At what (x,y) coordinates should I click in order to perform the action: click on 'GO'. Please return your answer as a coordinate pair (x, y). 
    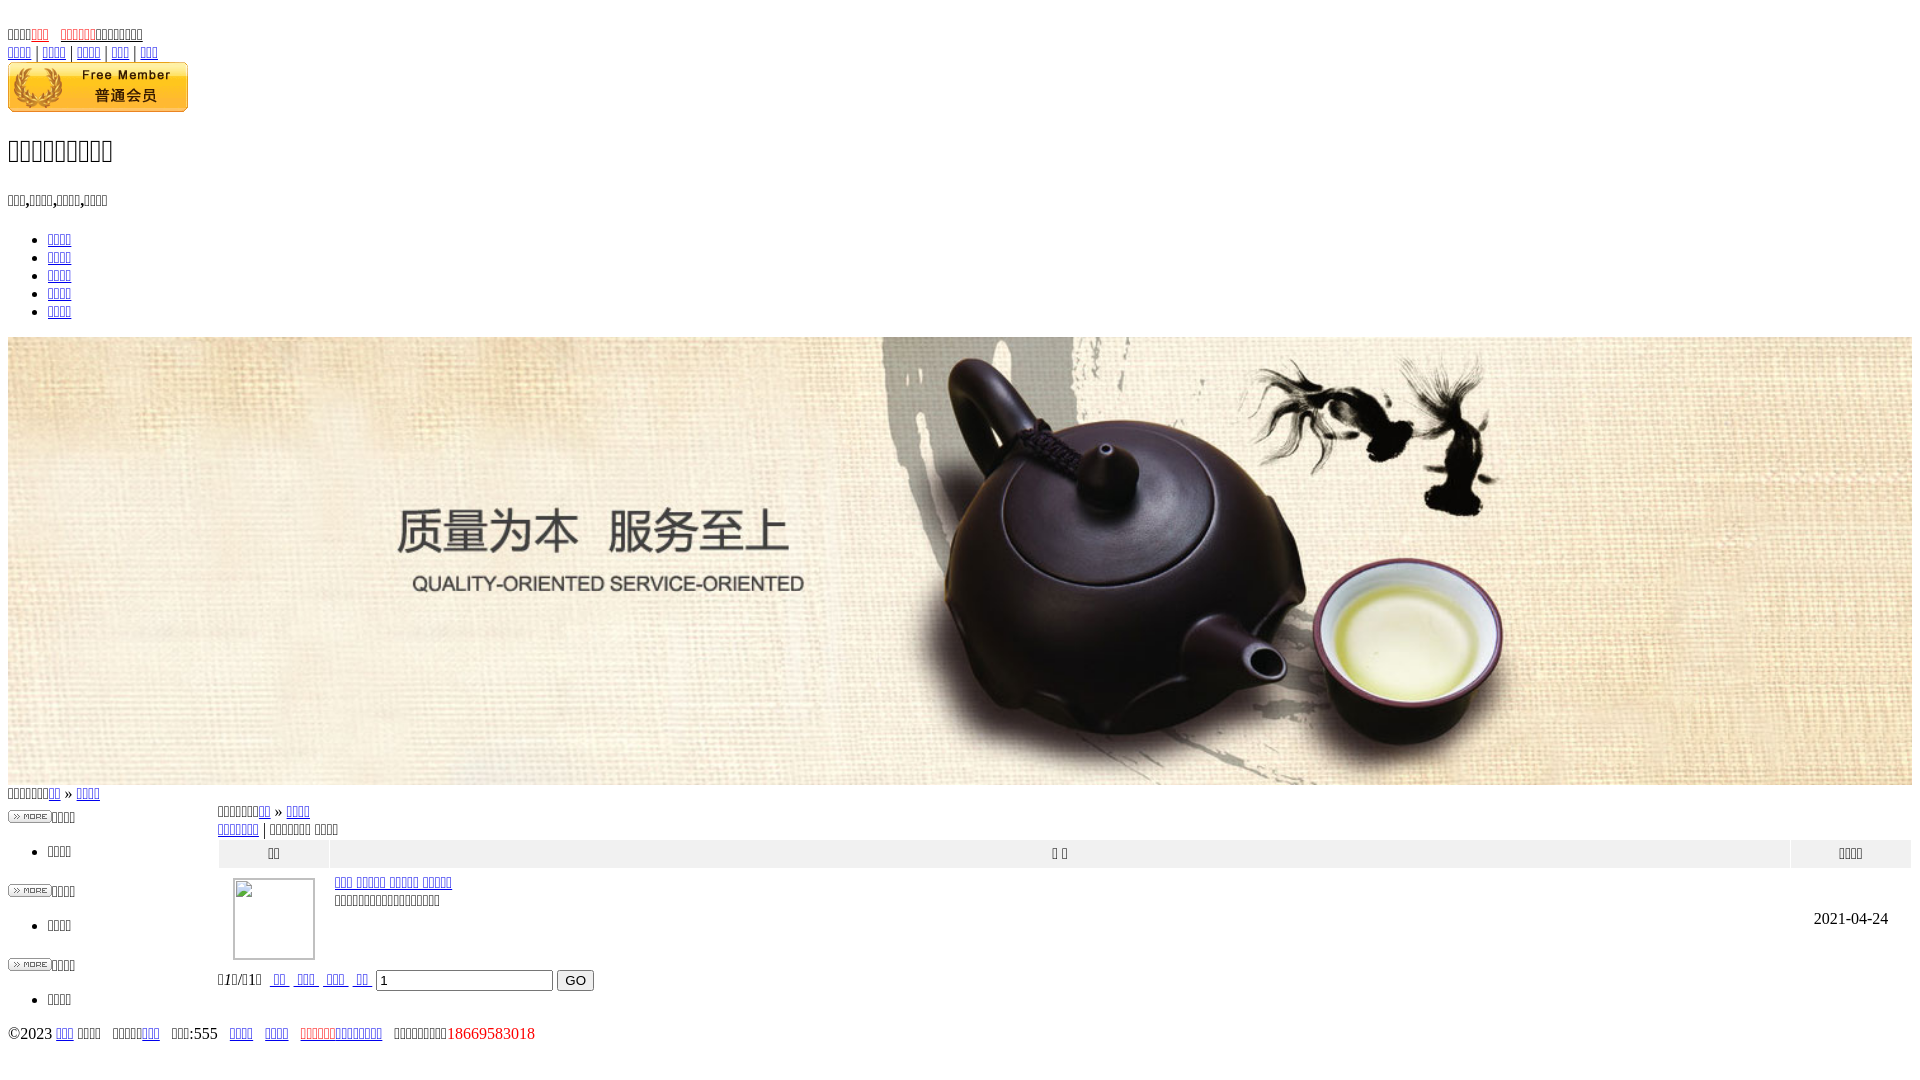
    Looking at the image, I should click on (574, 979).